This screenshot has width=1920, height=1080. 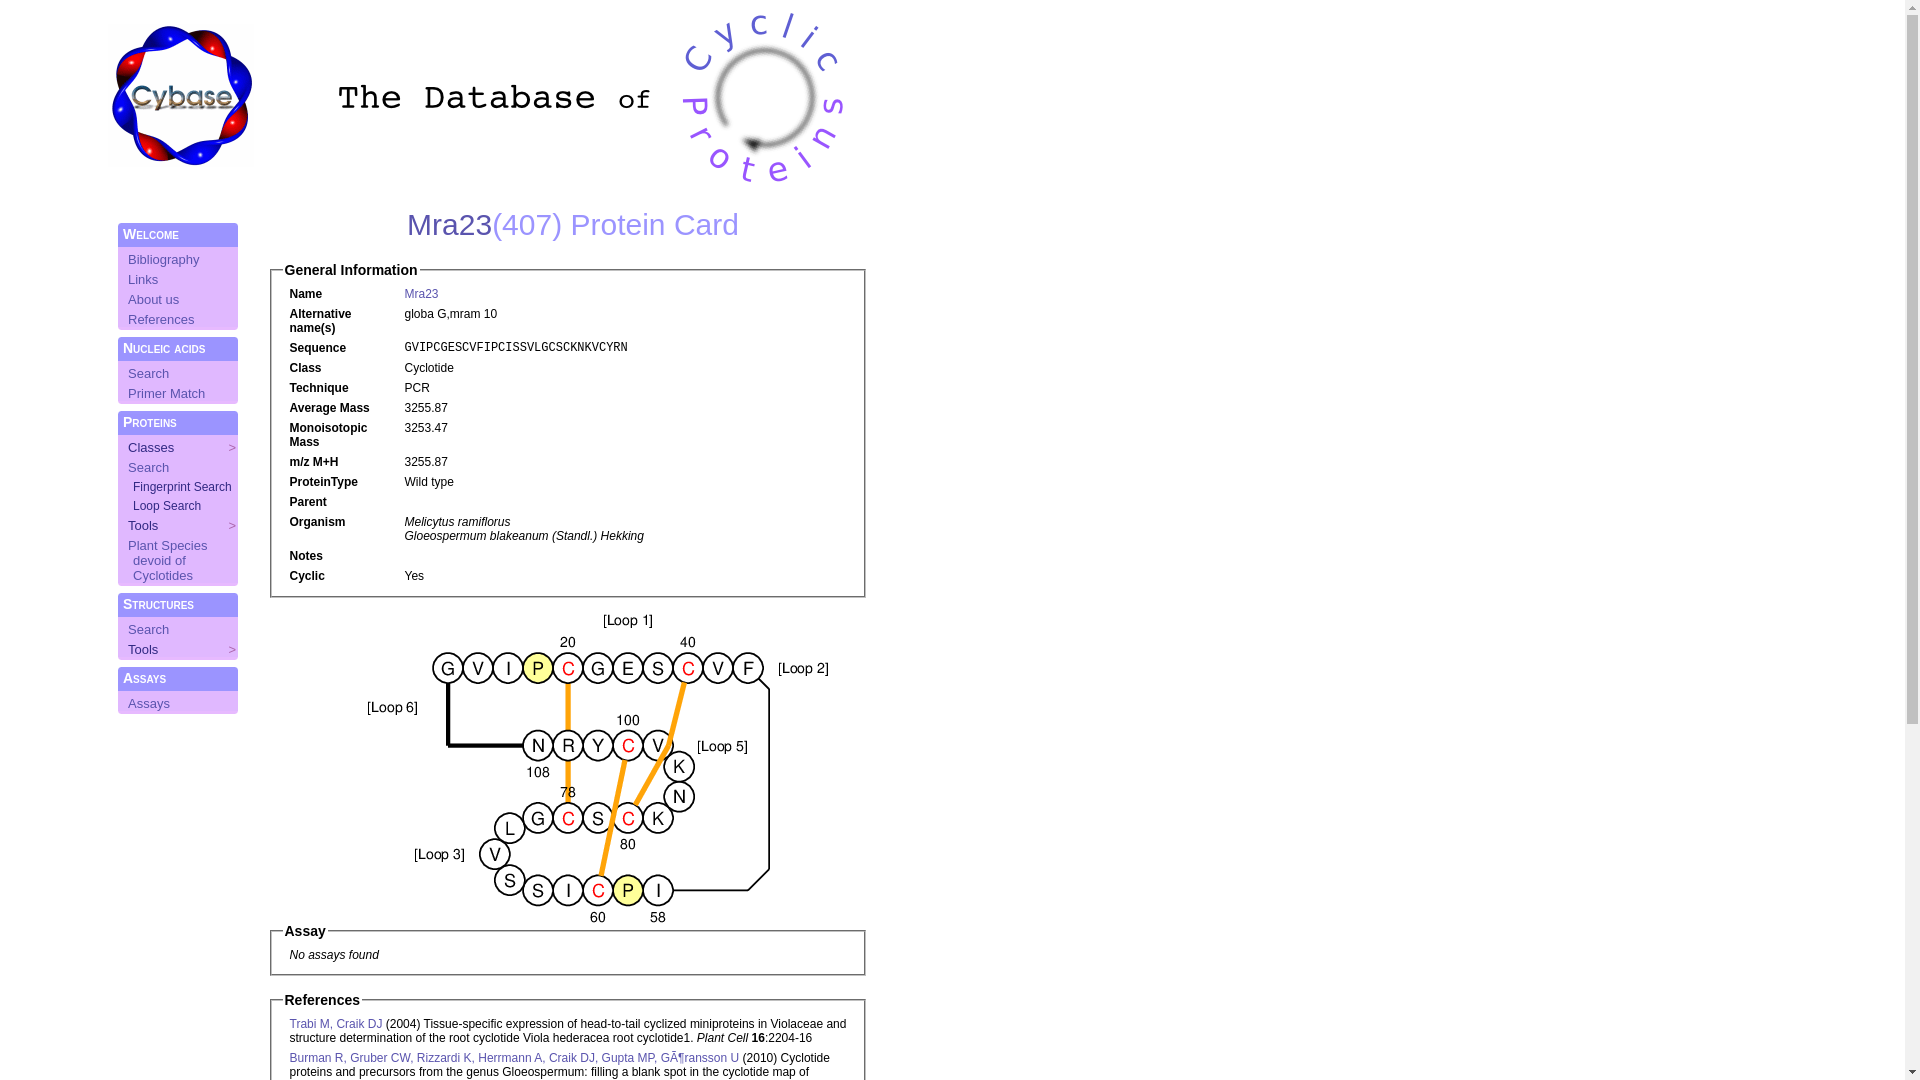 I want to click on 'Loop Search', so click(x=167, y=504).